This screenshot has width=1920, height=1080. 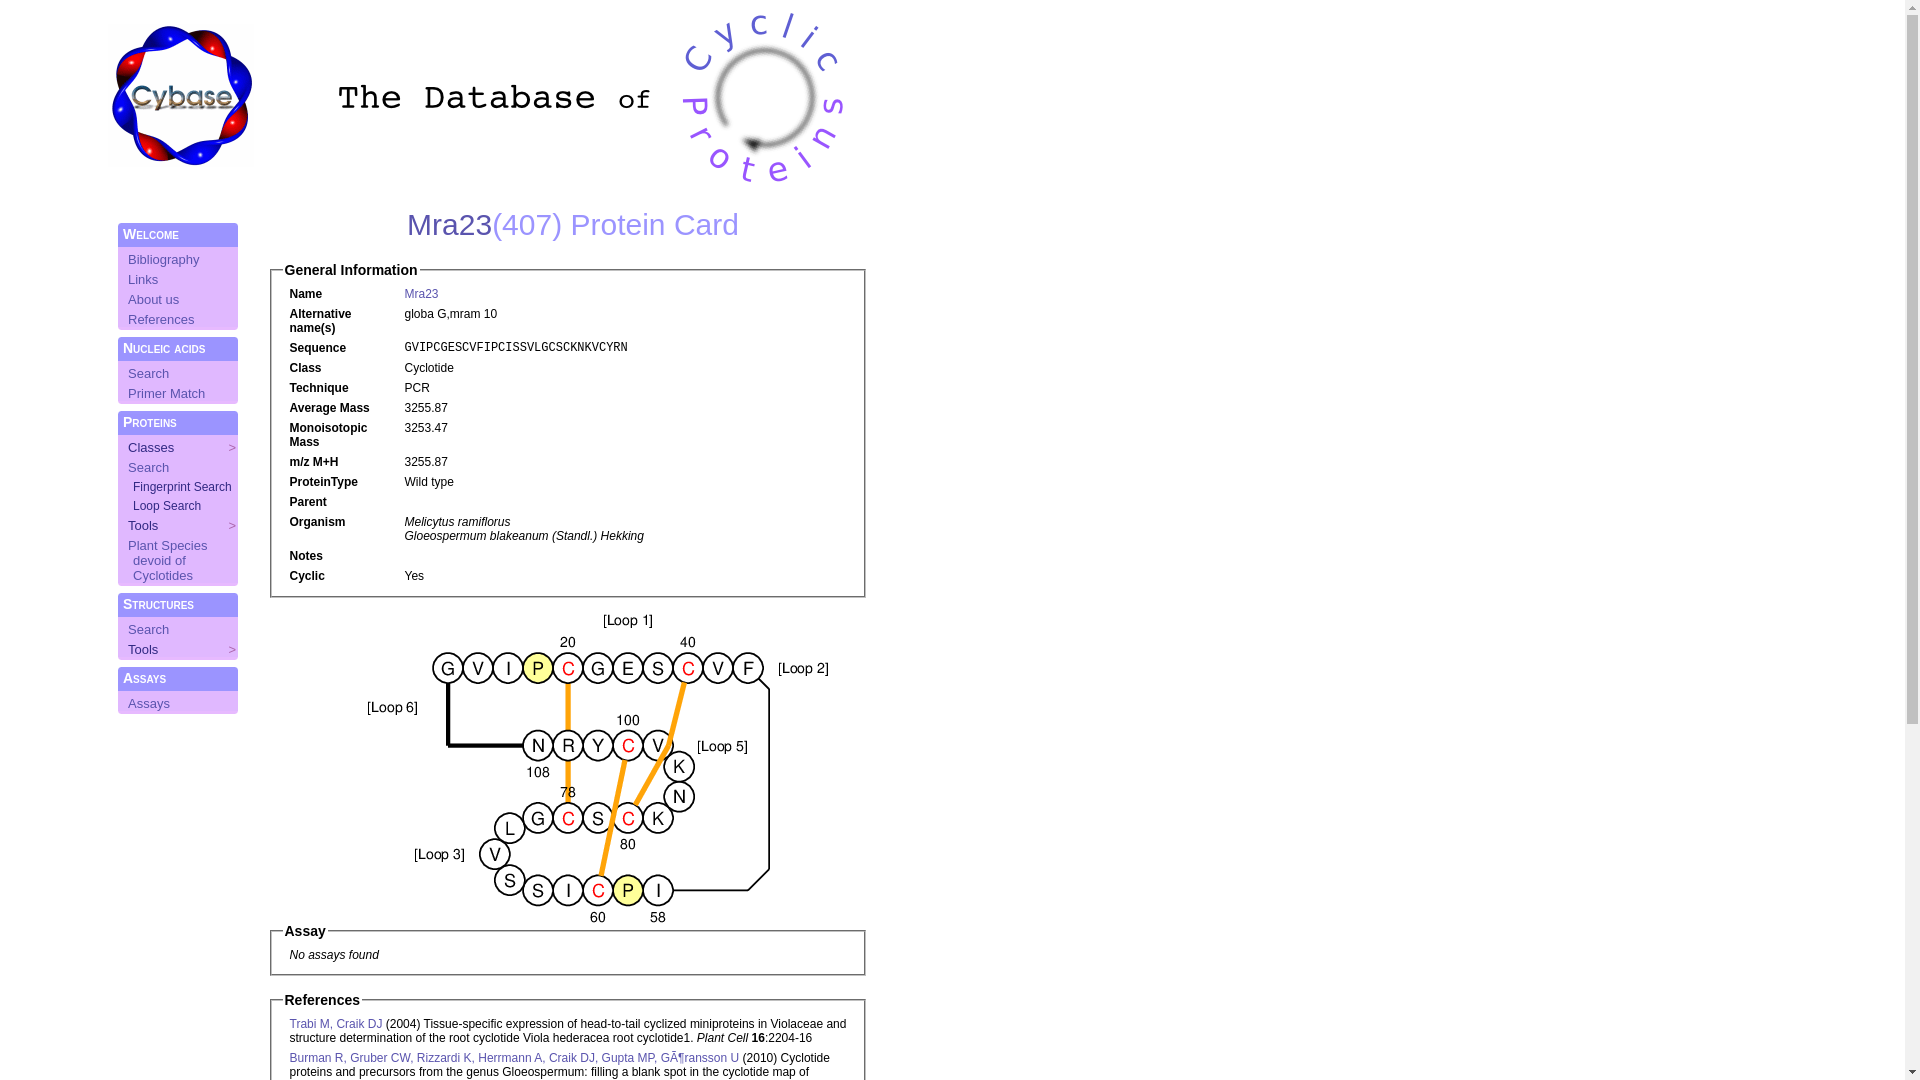 I want to click on 'Loop Search', so click(x=167, y=504).